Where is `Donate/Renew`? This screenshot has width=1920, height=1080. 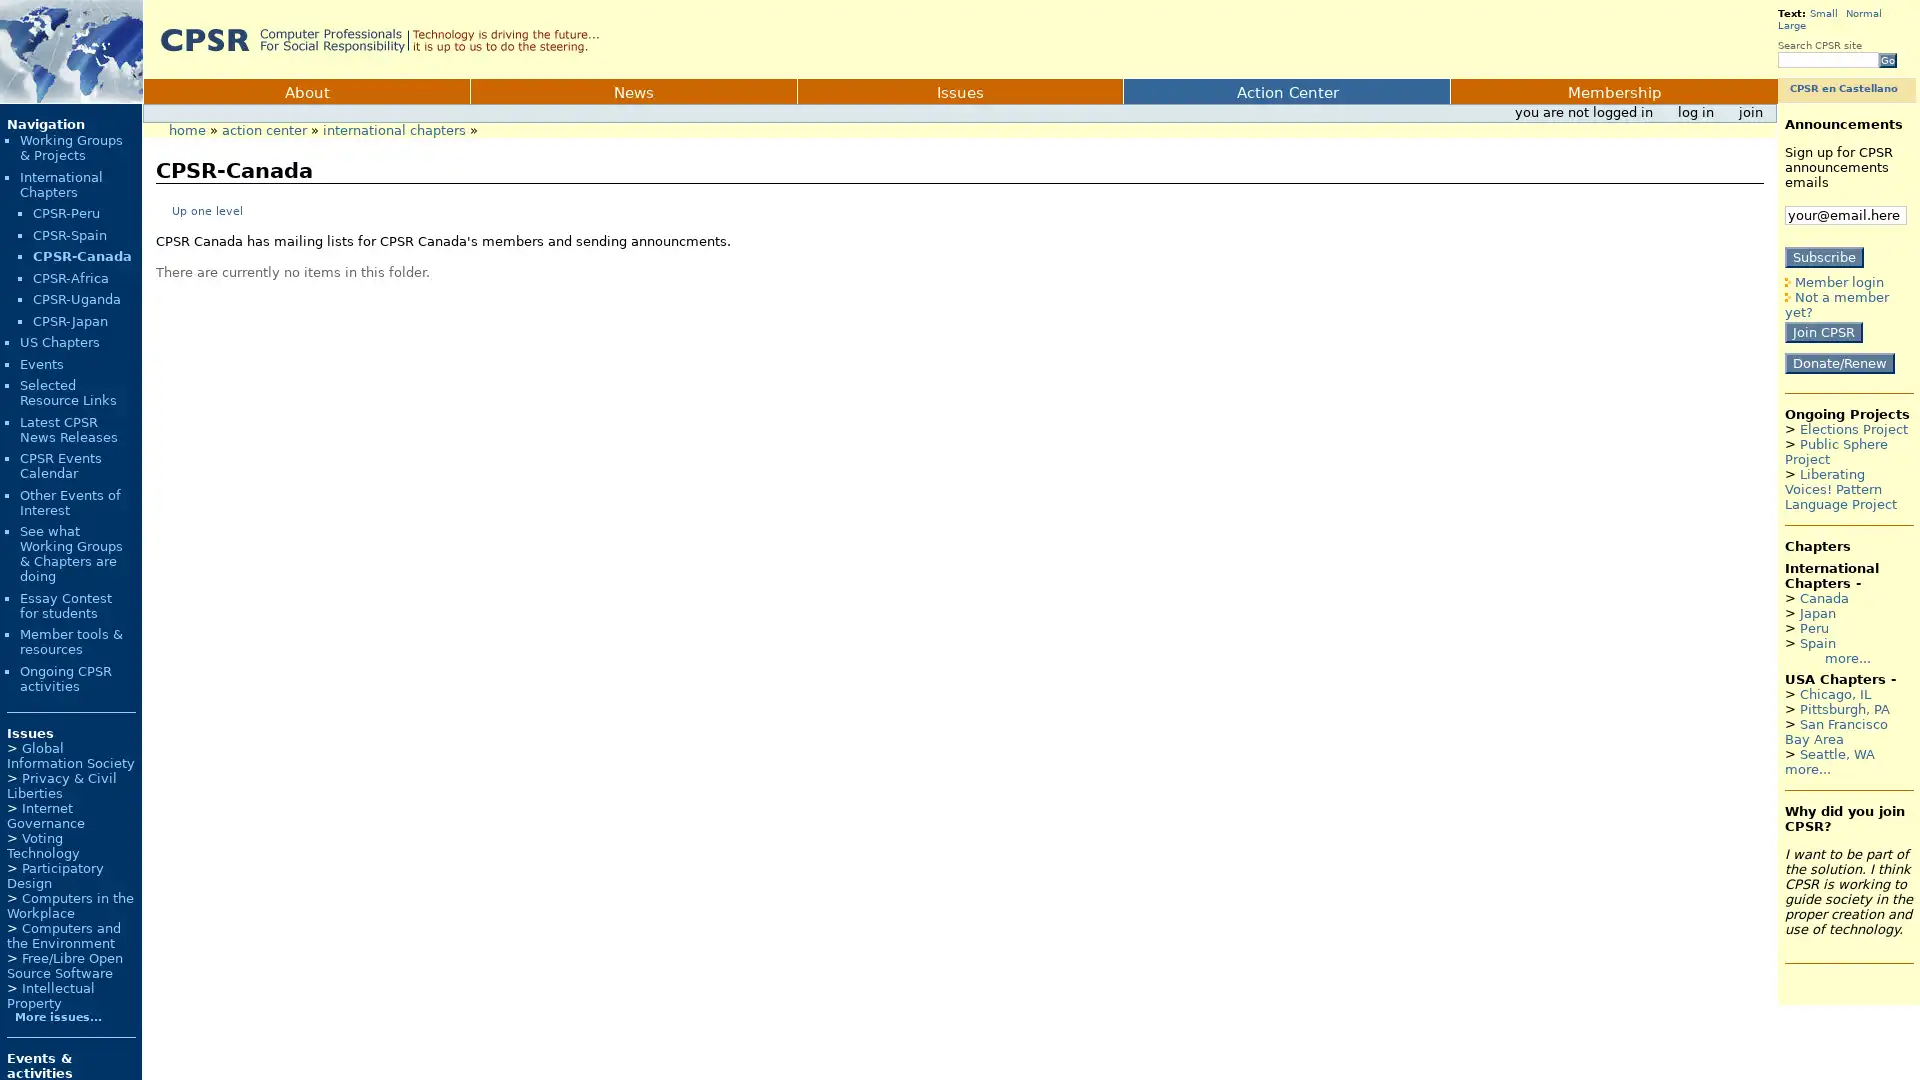
Donate/Renew is located at coordinates (1838, 362).